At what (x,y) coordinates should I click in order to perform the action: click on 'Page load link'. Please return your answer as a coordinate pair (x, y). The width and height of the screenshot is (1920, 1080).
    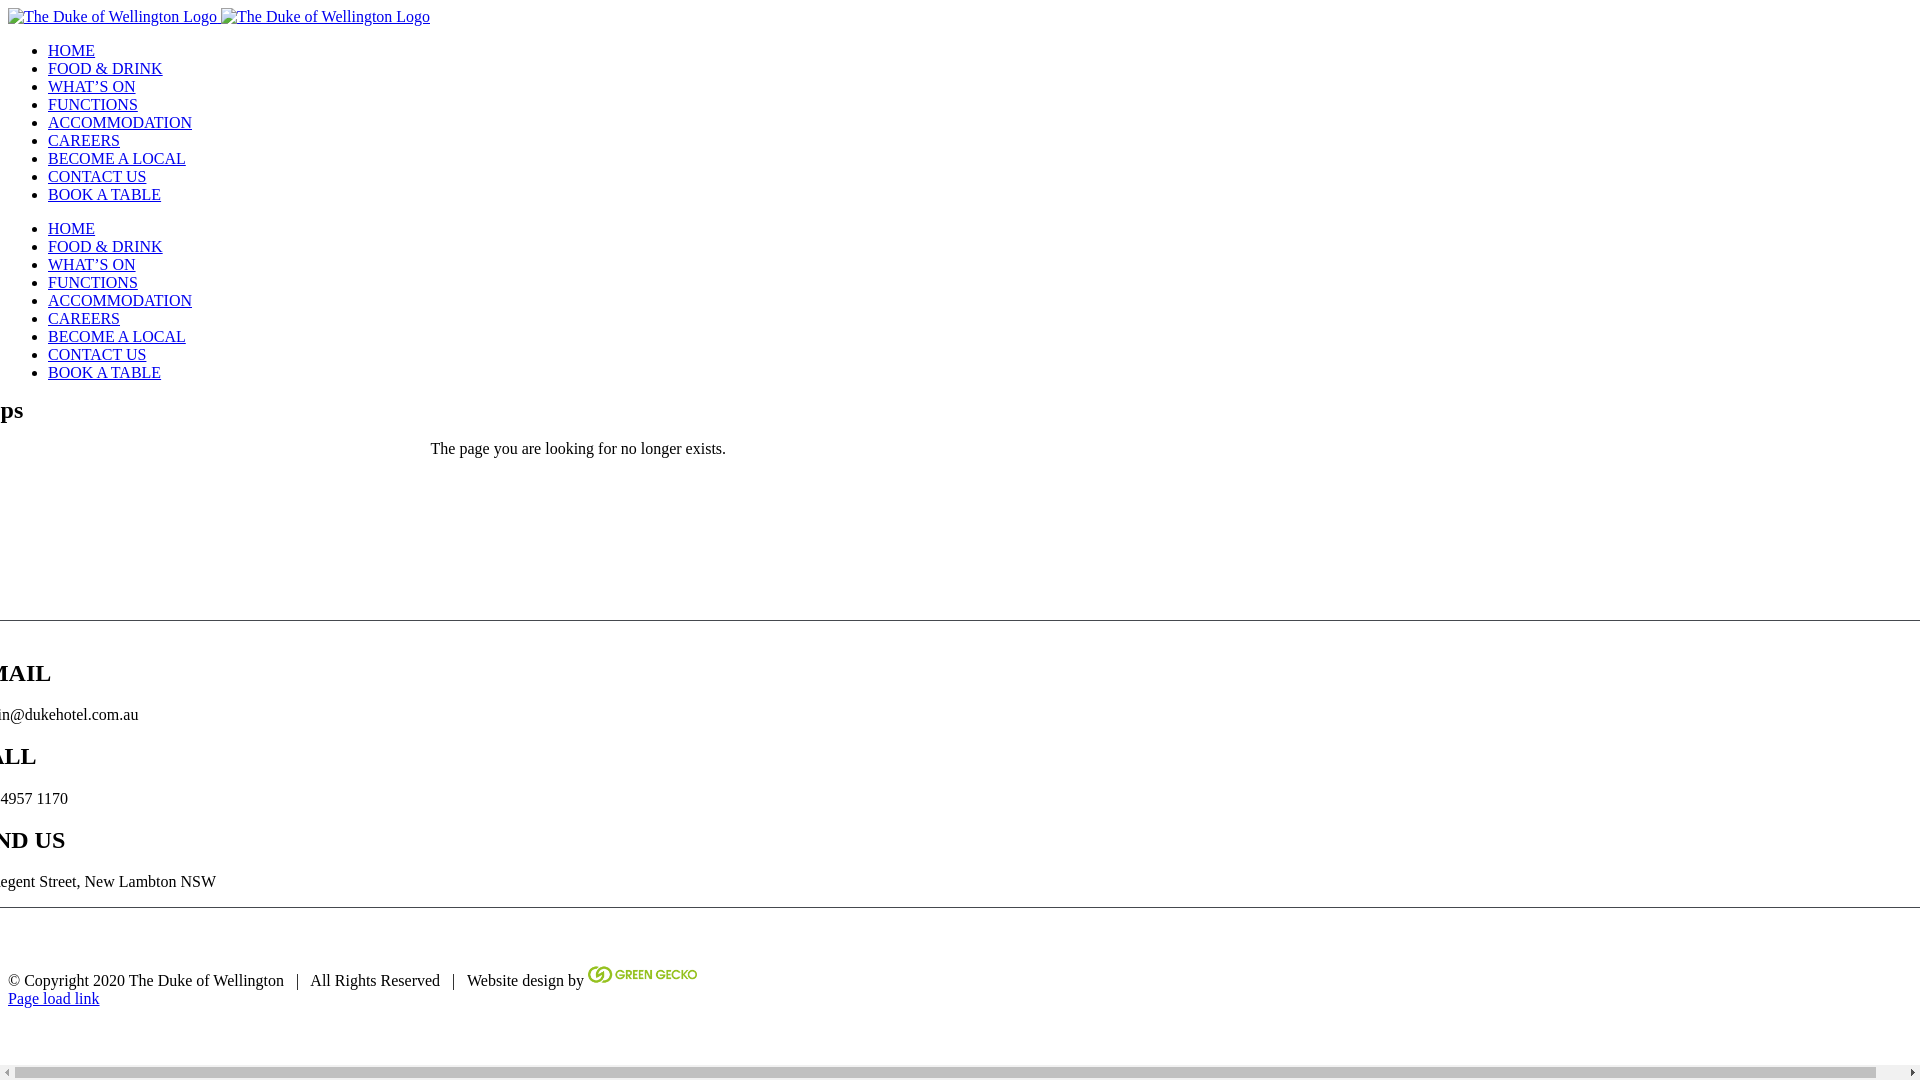
    Looking at the image, I should click on (53, 998).